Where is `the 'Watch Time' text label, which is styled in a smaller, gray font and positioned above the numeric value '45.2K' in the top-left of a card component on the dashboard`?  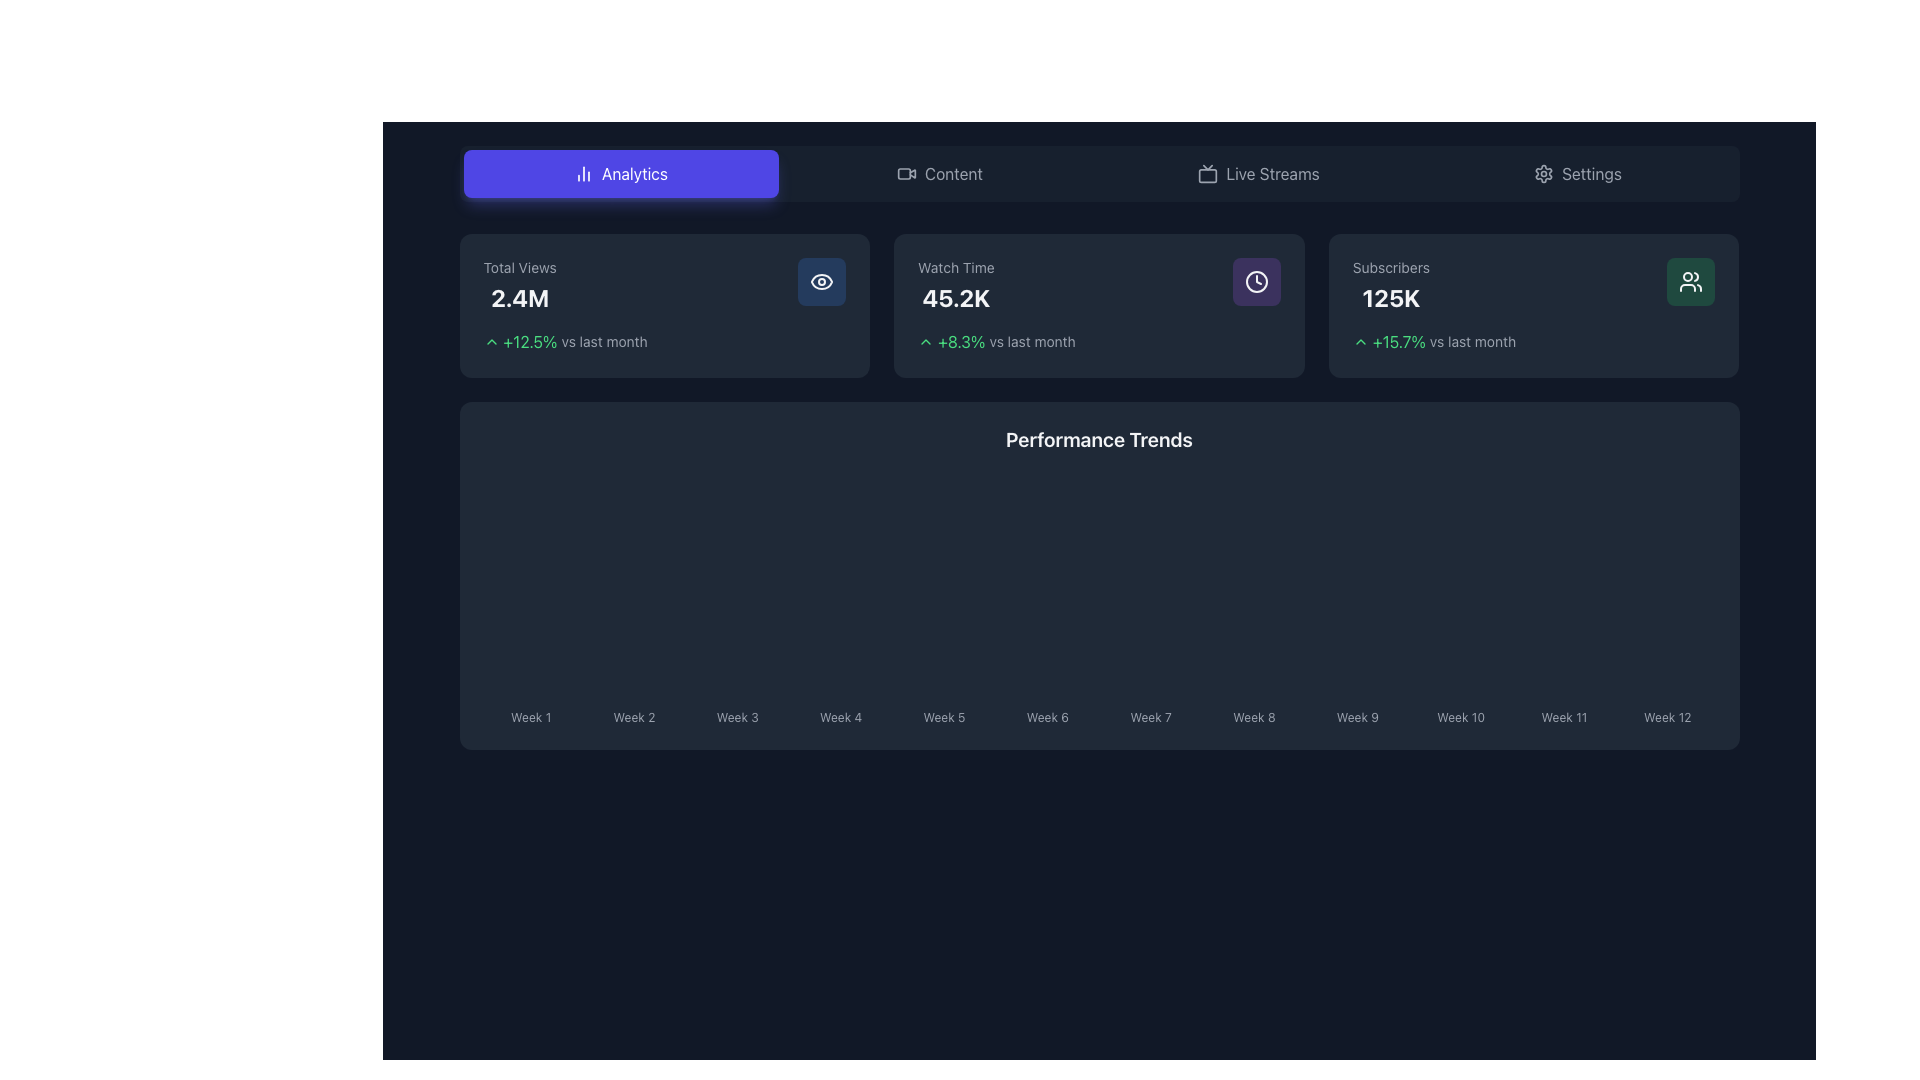 the 'Watch Time' text label, which is styled in a smaller, gray font and positioned above the numeric value '45.2K' in the top-left of a card component on the dashboard is located at coordinates (955, 266).